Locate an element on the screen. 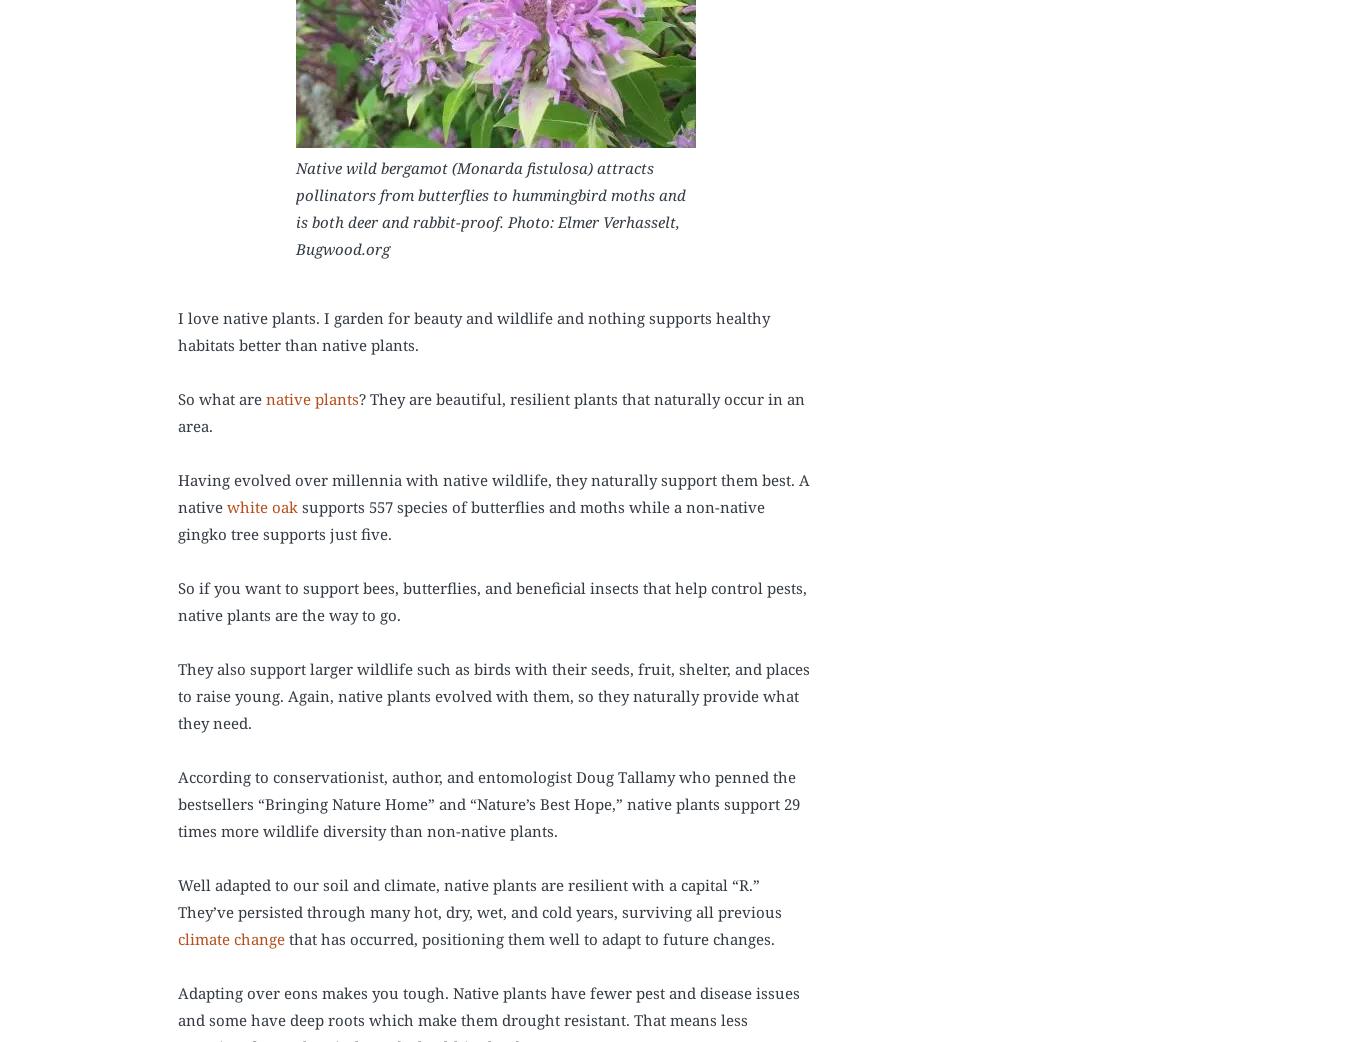  'So what are' is located at coordinates (221, 397).